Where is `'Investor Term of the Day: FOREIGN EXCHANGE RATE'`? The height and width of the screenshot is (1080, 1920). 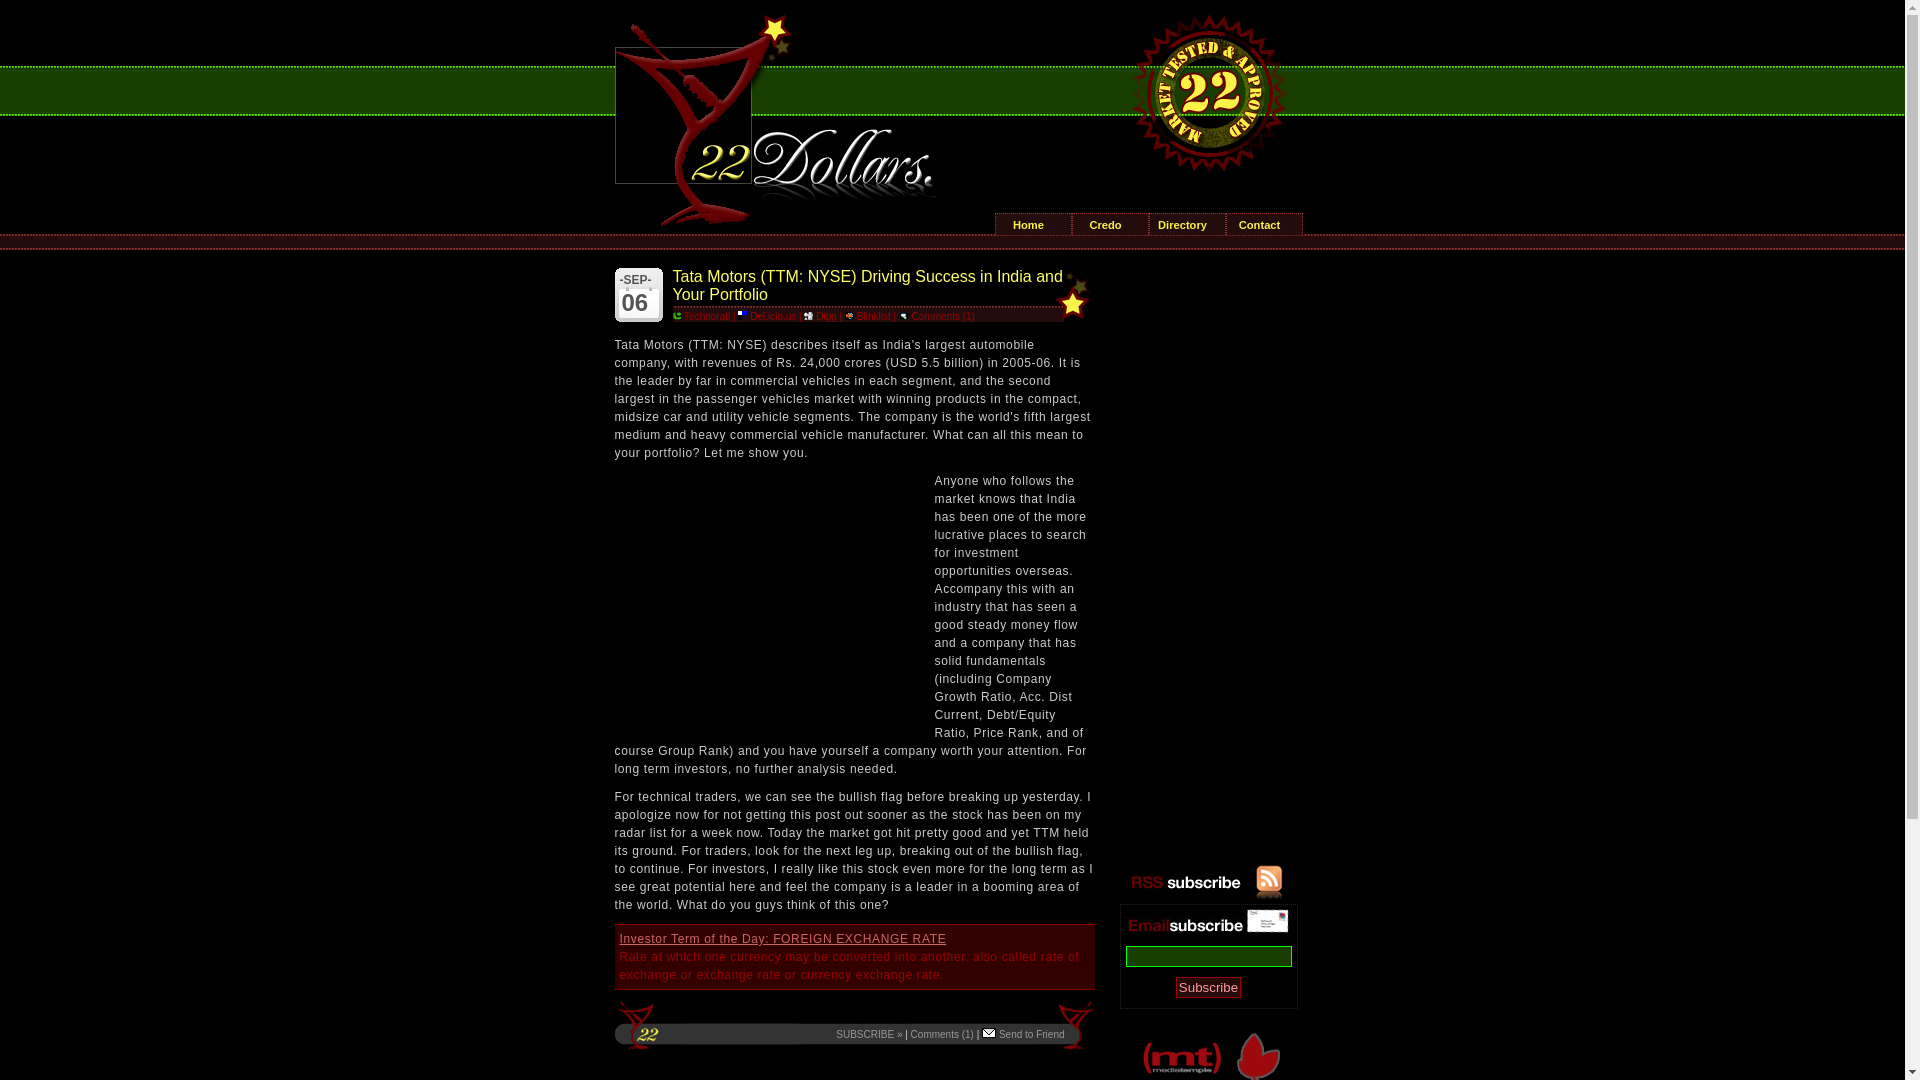 'Investor Term of the Day: FOREIGN EXCHANGE RATE' is located at coordinates (782, 938).